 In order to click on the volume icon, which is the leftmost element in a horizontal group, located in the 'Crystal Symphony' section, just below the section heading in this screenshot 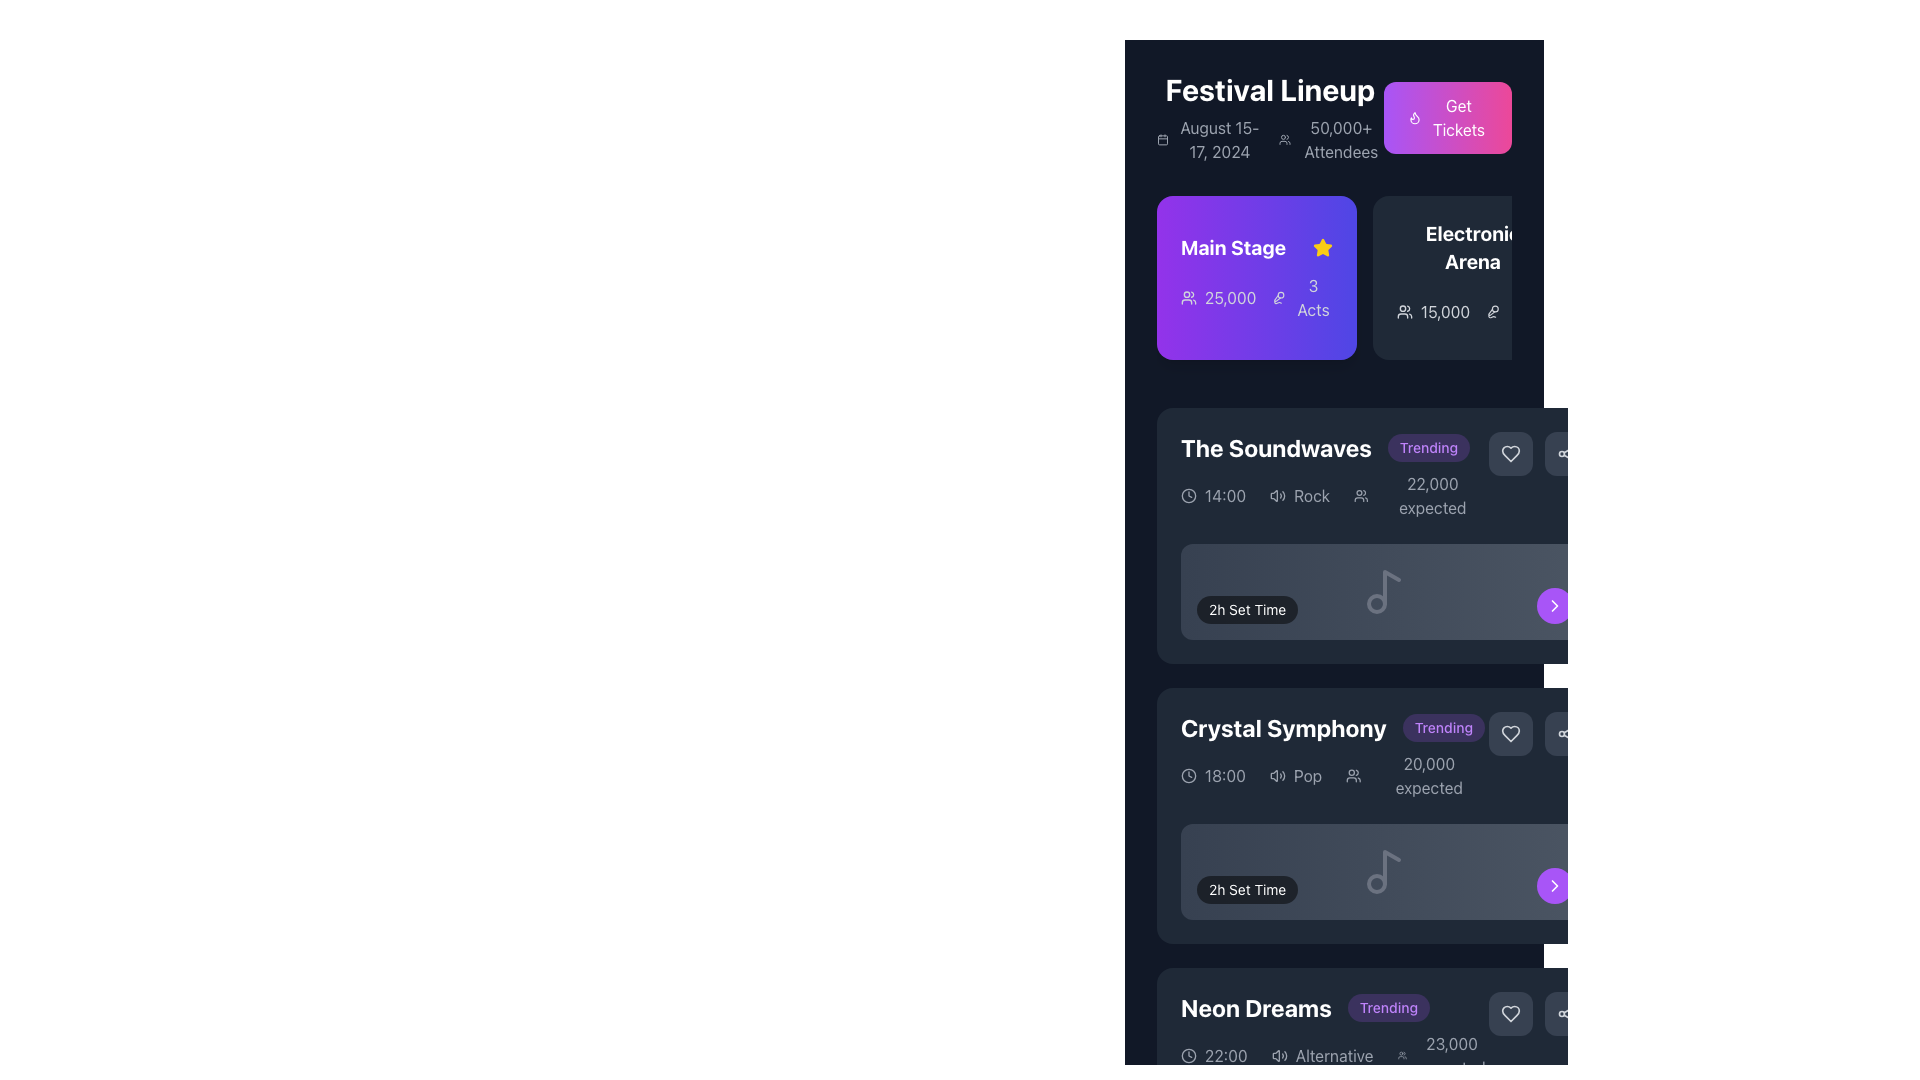, I will do `click(1276, 774)`.